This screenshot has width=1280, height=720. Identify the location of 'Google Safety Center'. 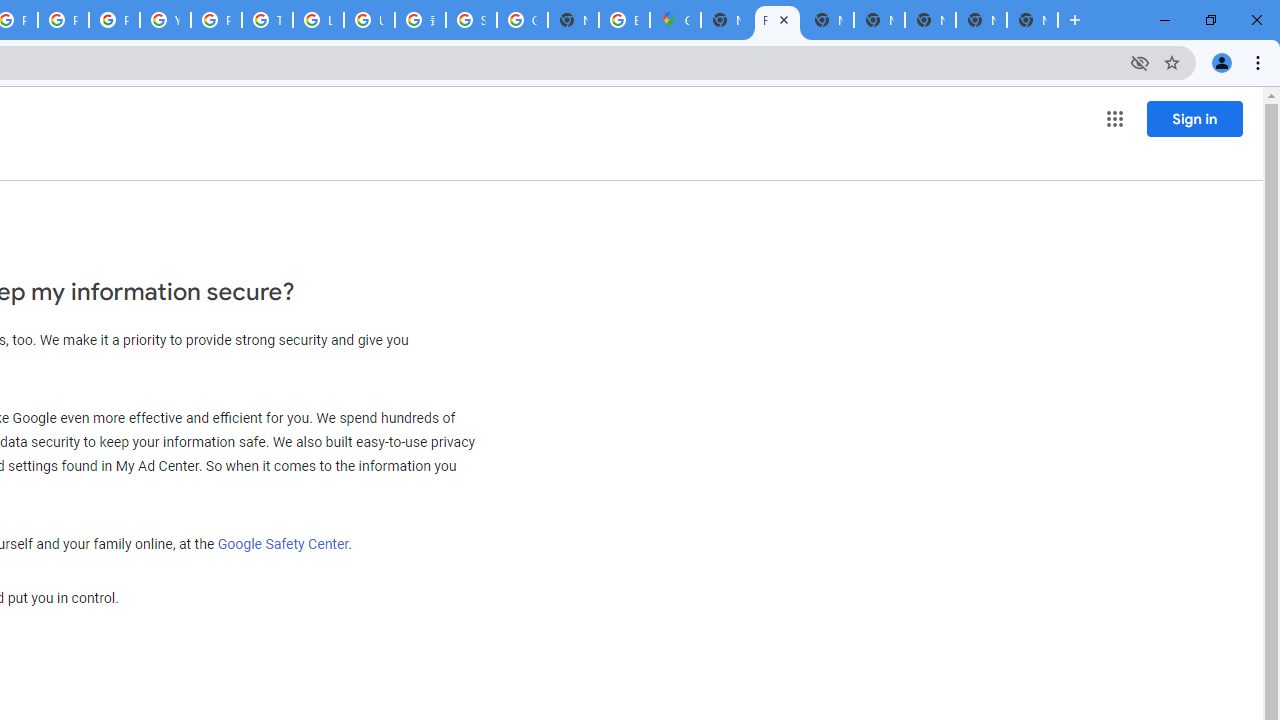
(282, 543).